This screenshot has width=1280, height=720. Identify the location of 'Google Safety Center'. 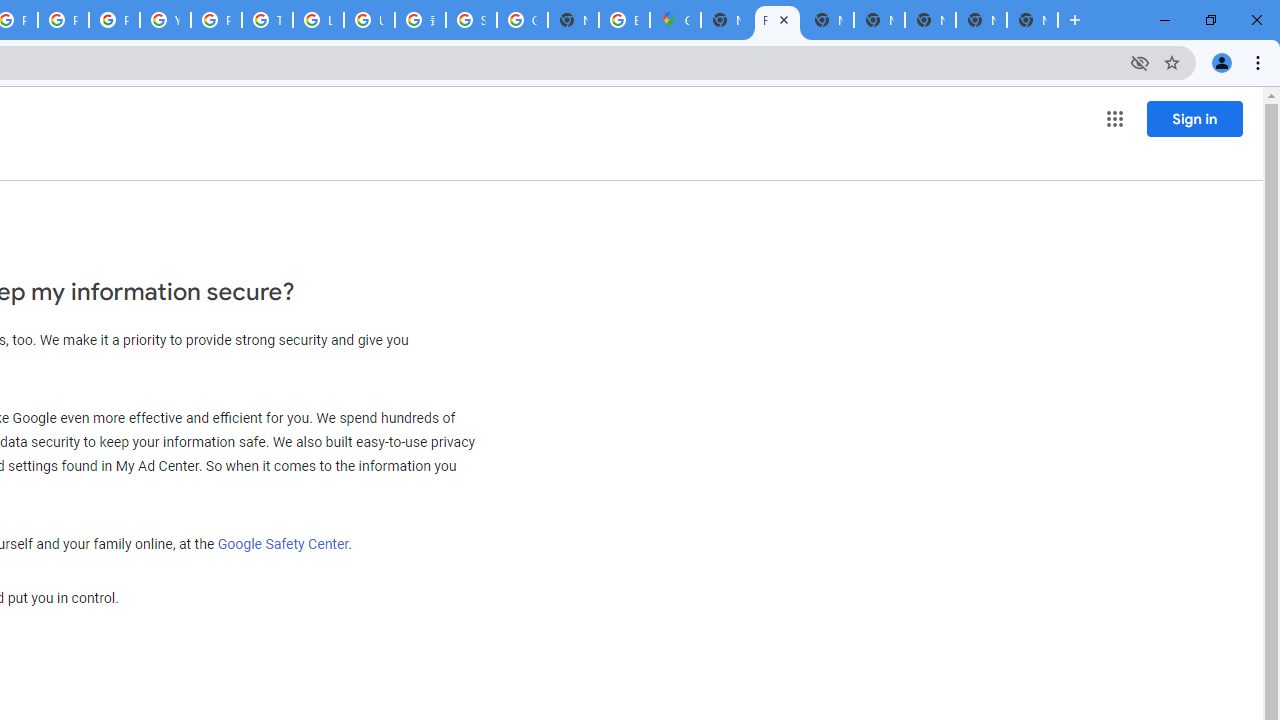
(282, 543).